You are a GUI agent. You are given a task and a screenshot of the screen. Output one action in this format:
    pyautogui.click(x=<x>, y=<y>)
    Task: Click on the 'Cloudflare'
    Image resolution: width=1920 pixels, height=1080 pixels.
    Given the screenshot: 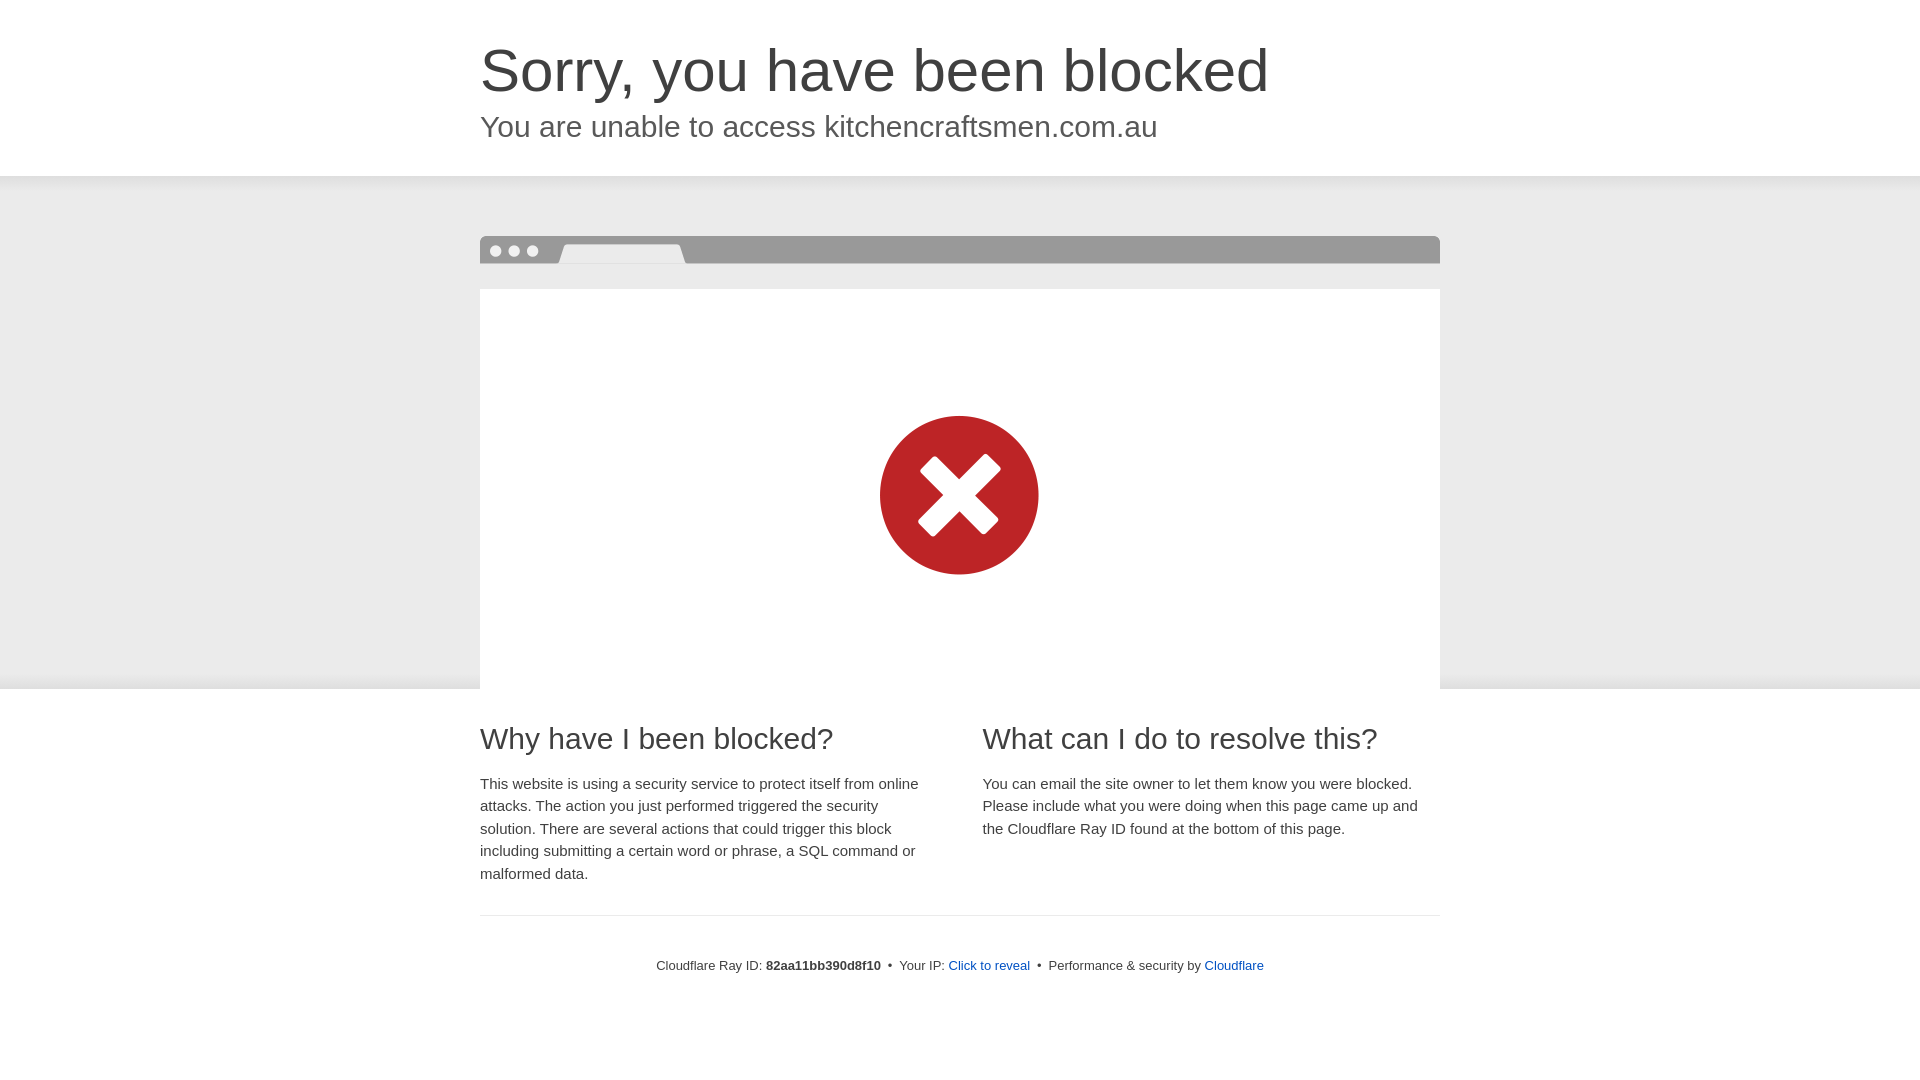 What is the action you would take?
    pyautogui.click(x=1233, y=964)
    